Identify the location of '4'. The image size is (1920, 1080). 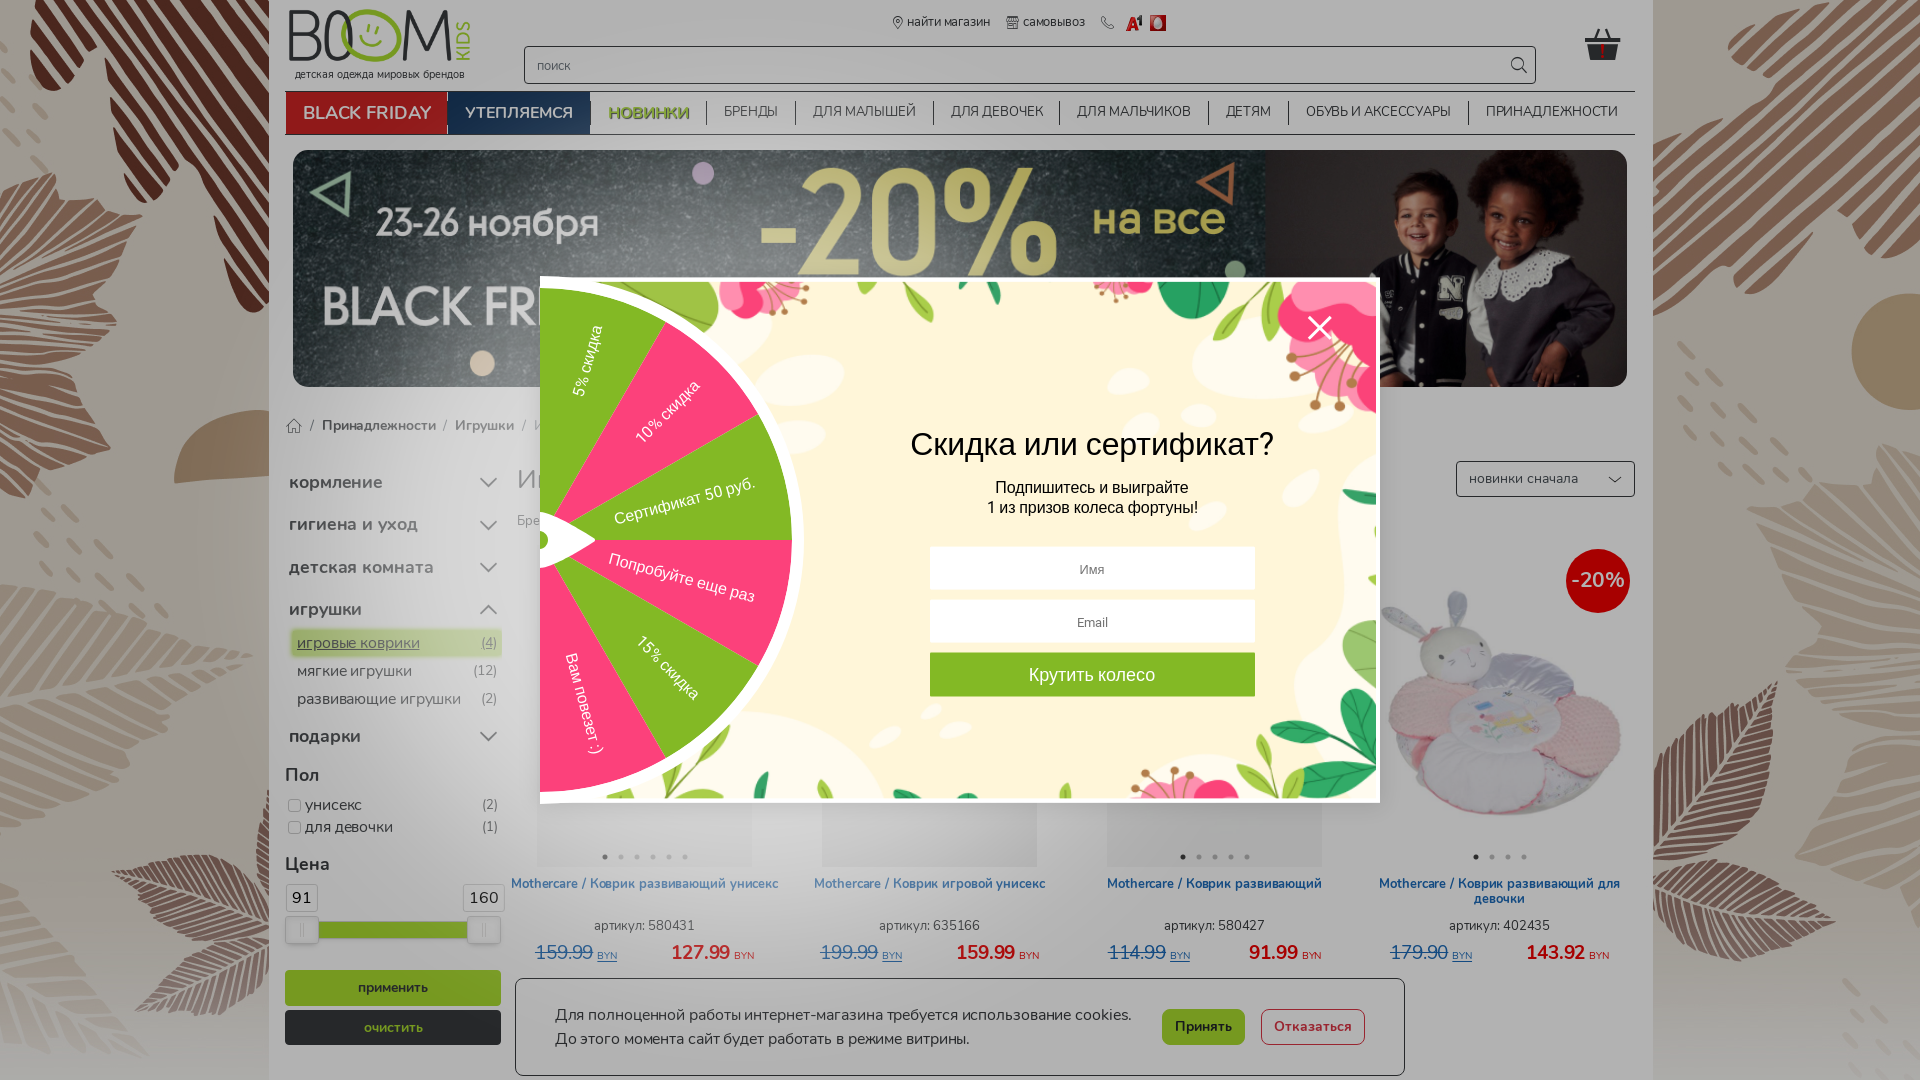
(652, 855).